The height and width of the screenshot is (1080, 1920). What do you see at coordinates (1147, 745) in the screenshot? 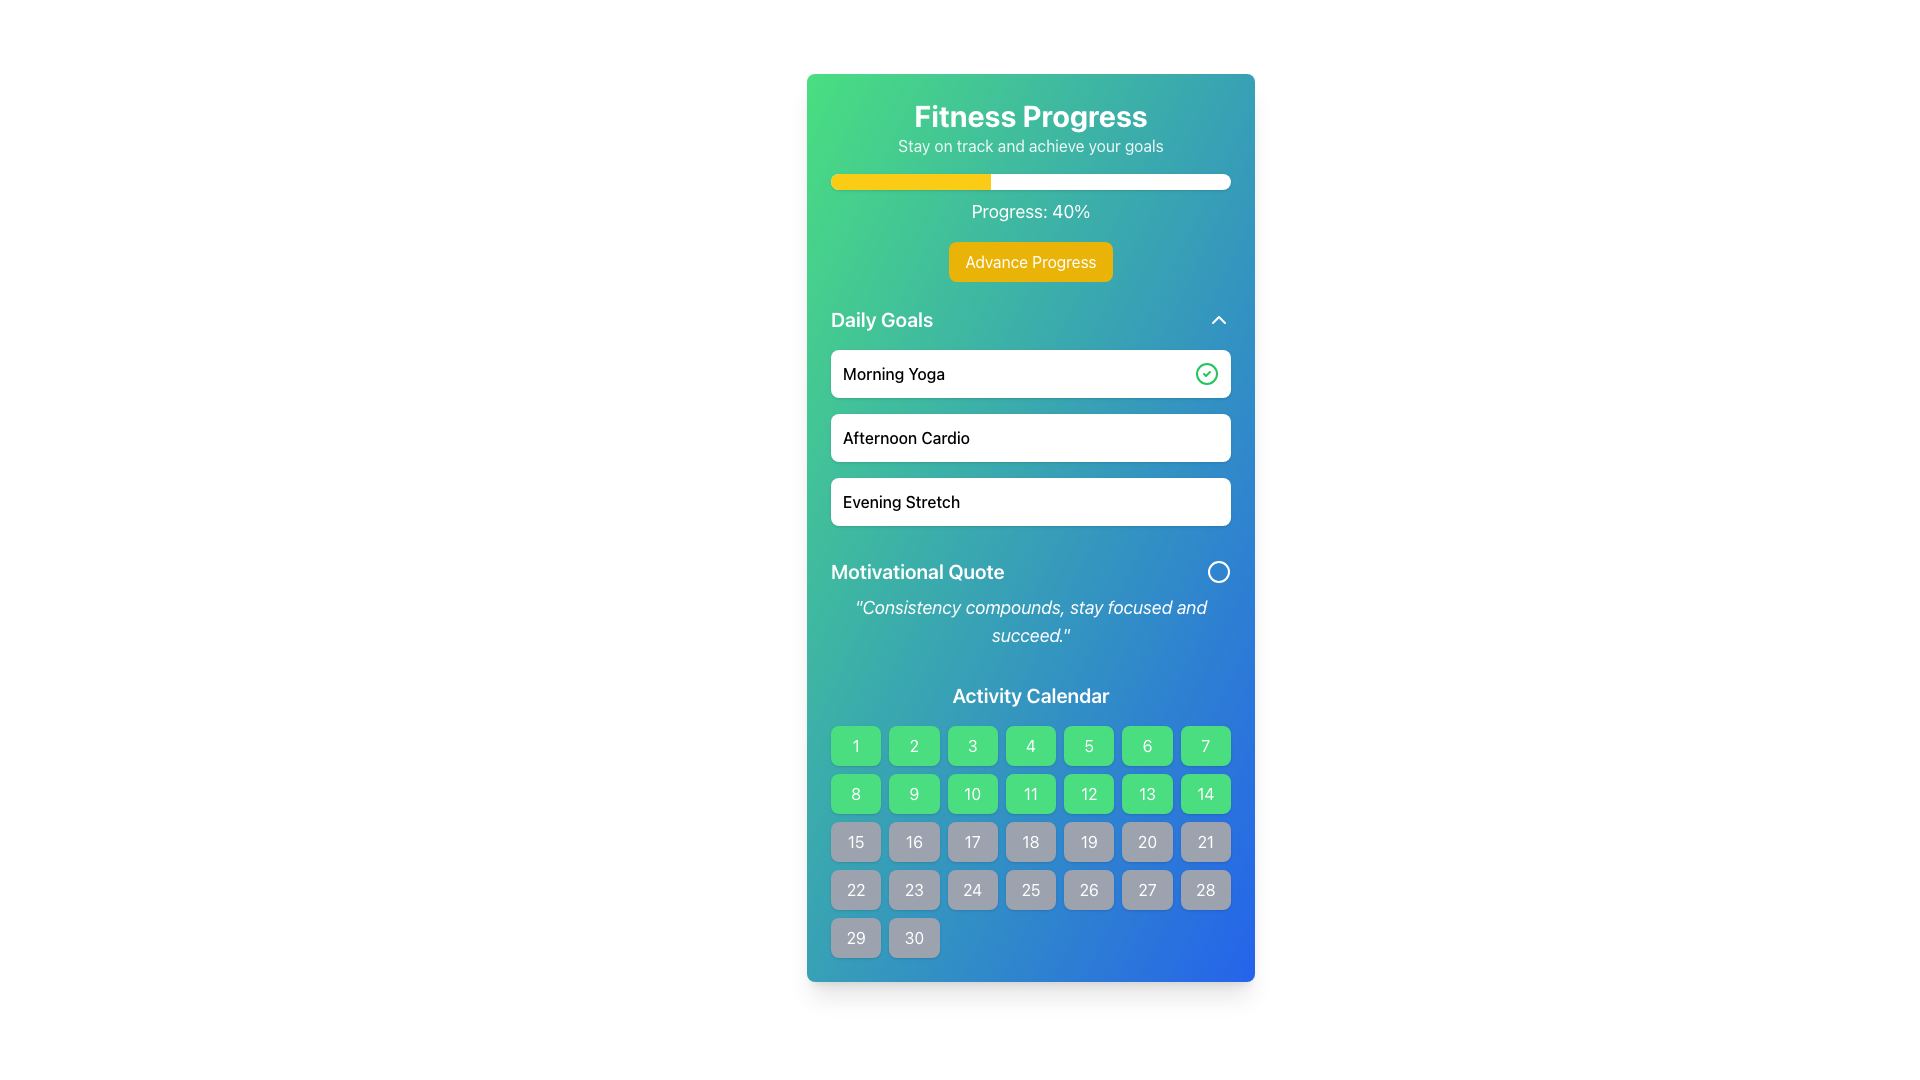
I see `the sixth day button in the Activity Calendar` at bounding box center [1147, 745].